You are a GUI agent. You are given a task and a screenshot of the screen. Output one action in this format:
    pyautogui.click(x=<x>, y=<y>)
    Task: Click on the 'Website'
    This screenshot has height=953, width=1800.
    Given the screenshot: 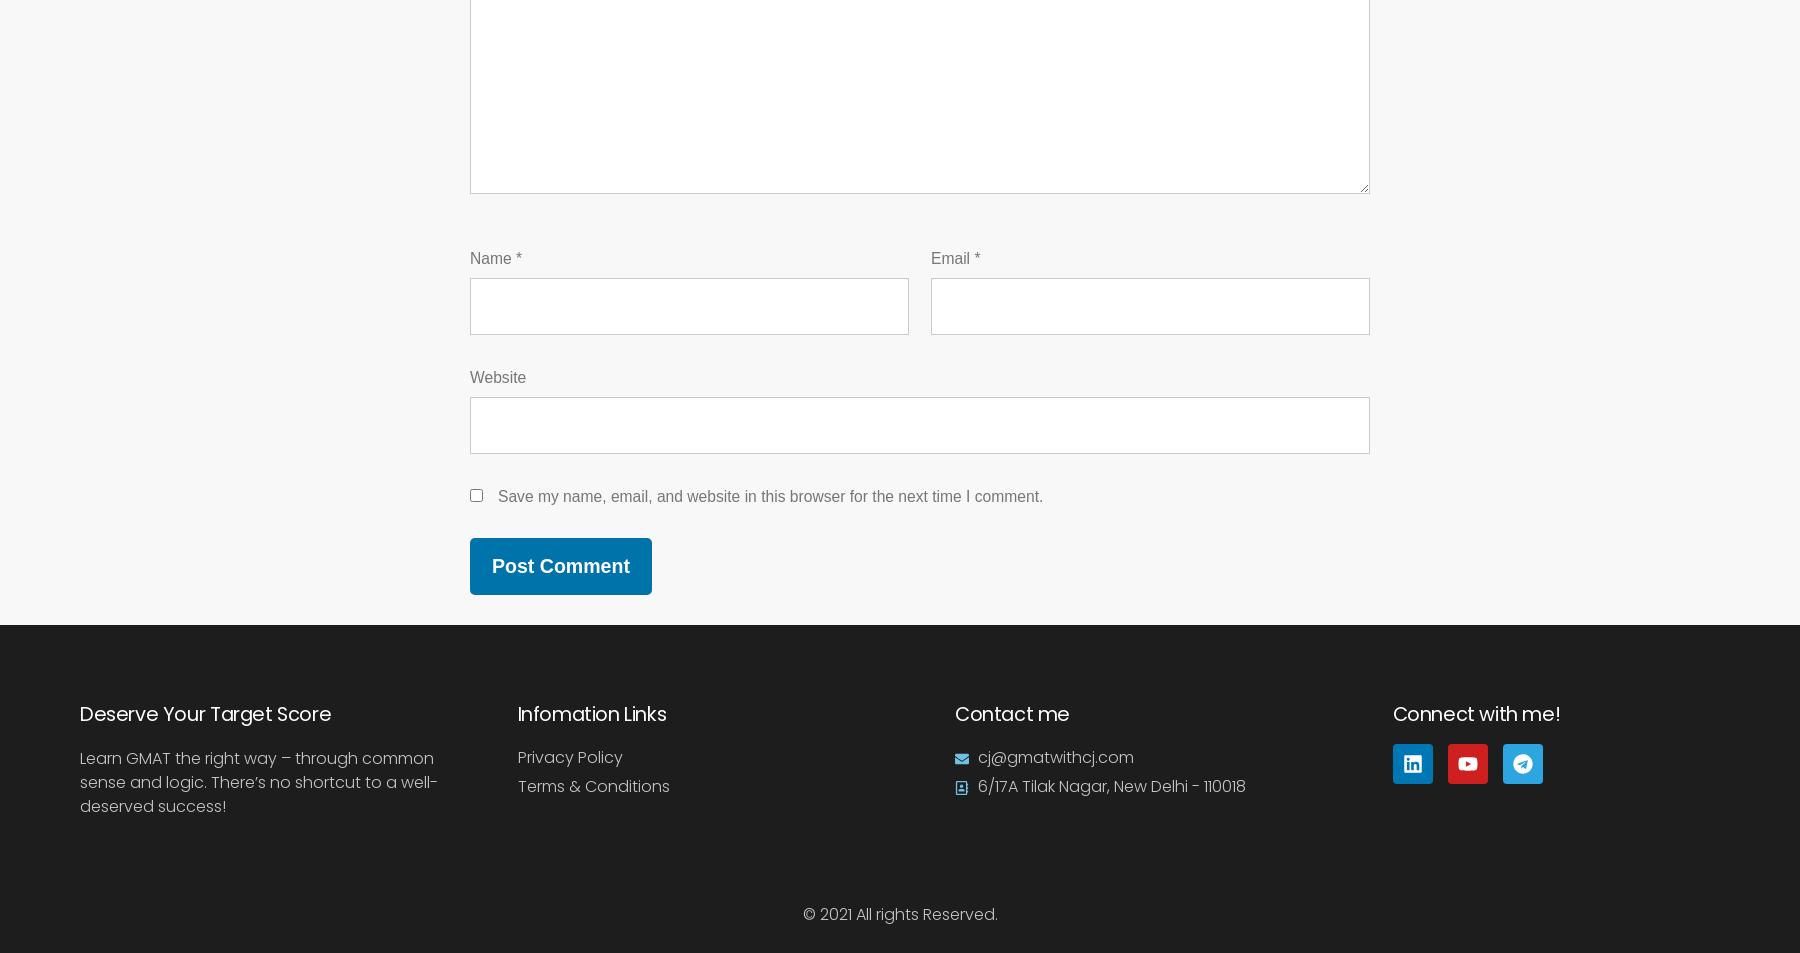 What is the action you would take?
    pyautogui.click(x=497, y=375)
    